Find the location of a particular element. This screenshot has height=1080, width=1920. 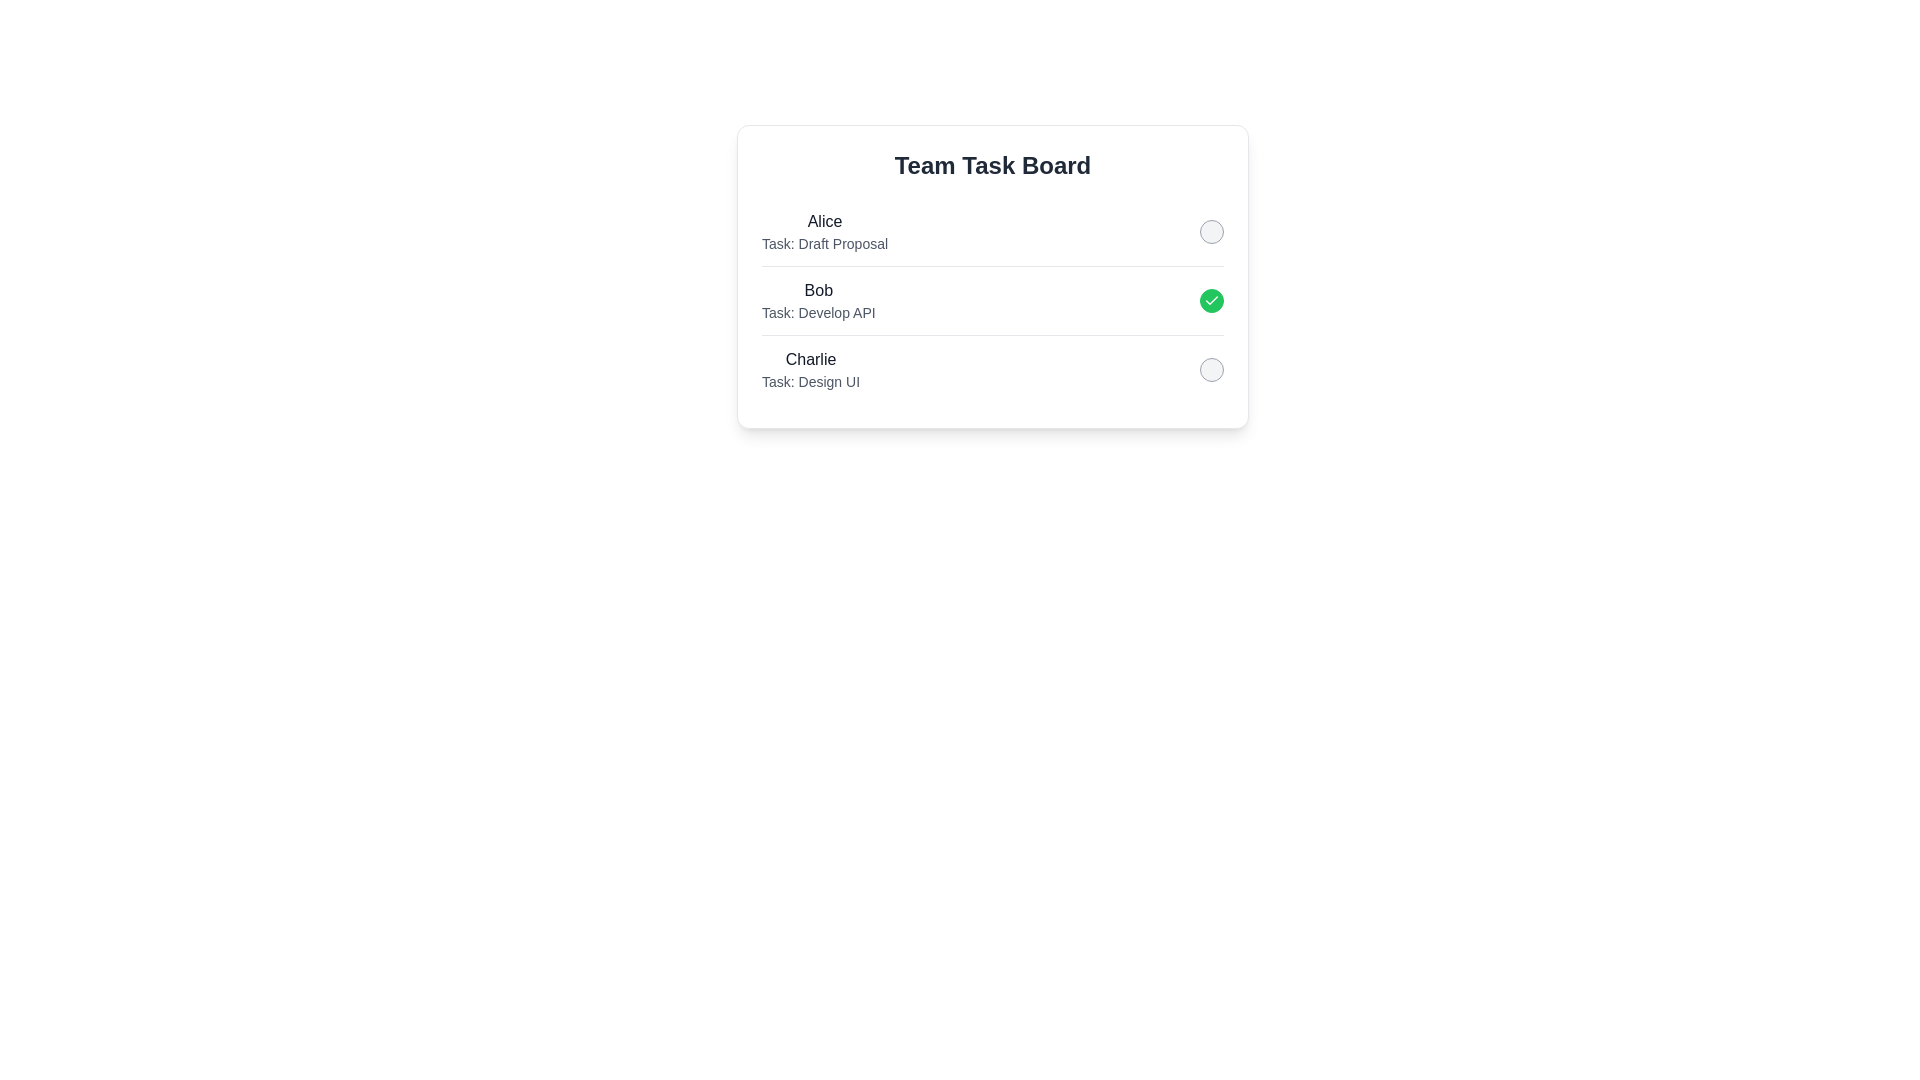

the status indicator for the task assigned to Alice is located at coordinates (1210, 230).